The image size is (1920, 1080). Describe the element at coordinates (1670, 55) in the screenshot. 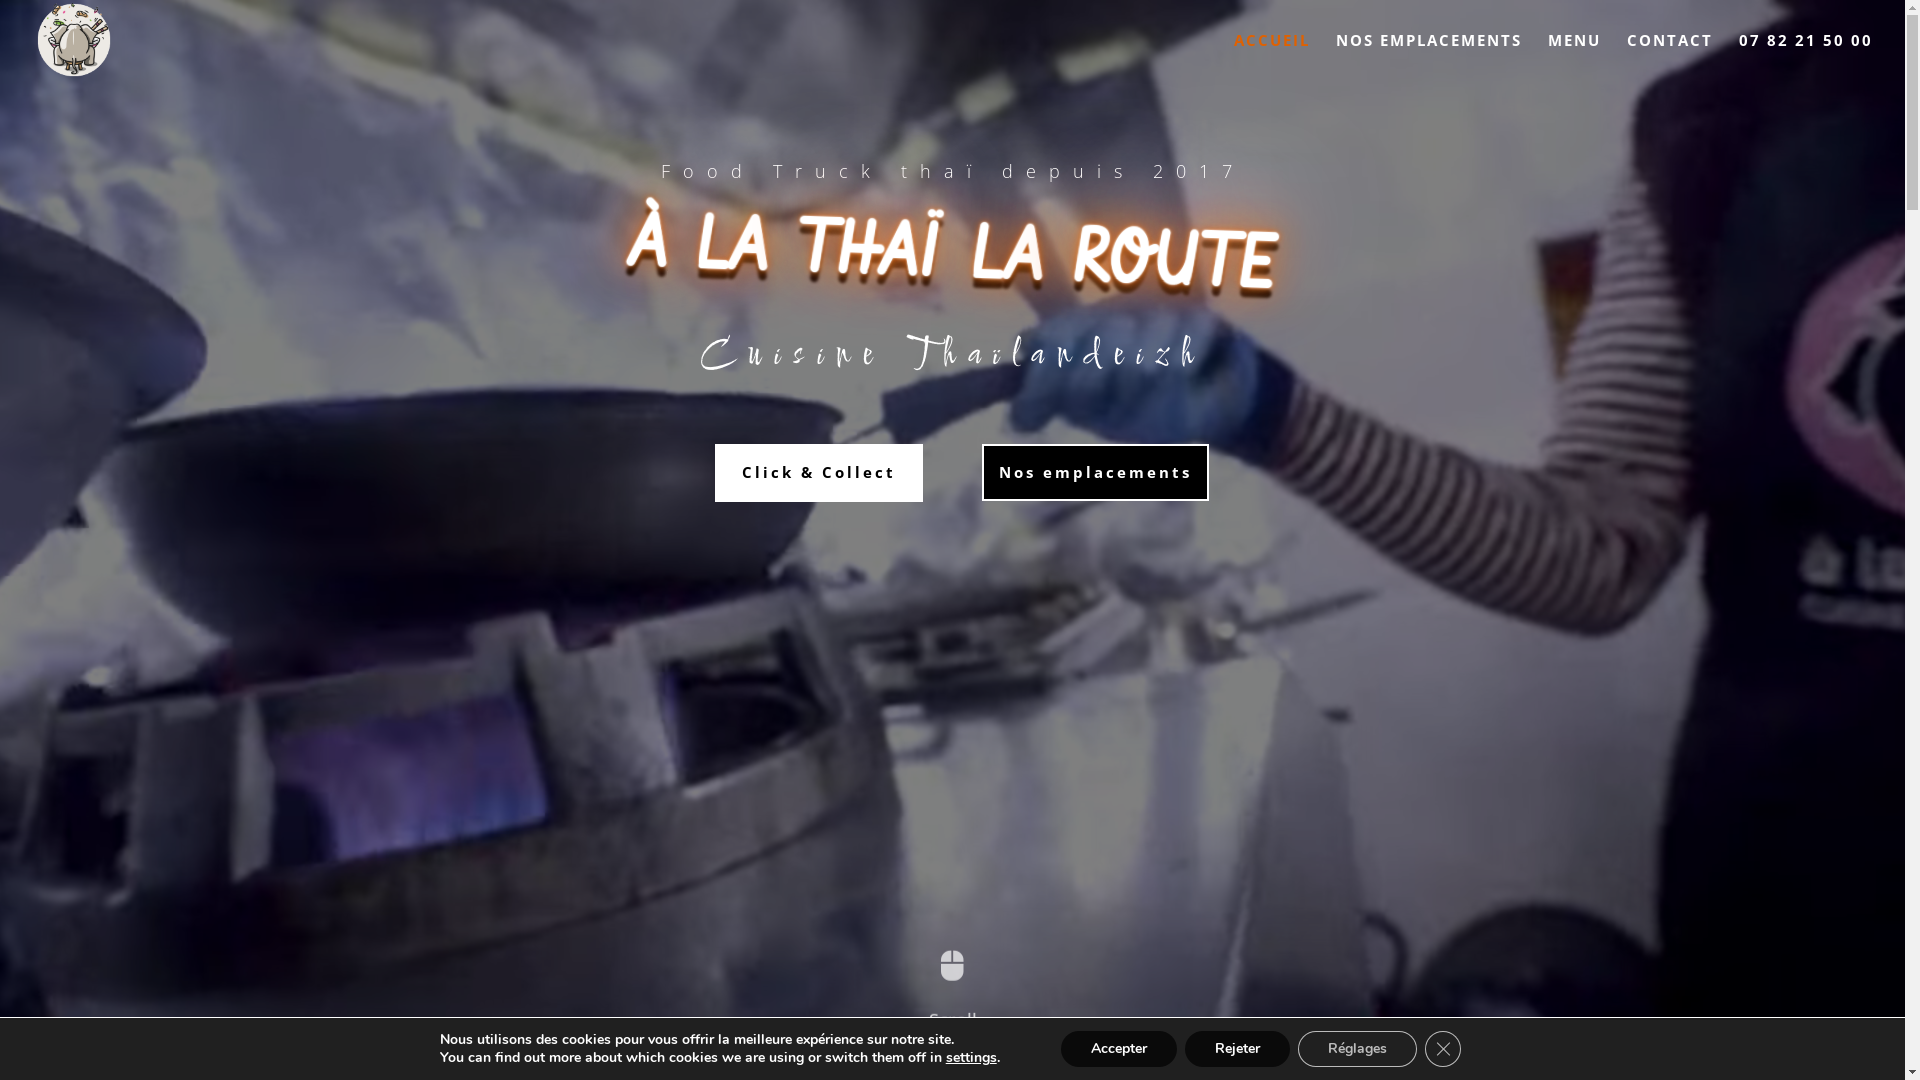

I see `'CONTACT'` at that location.